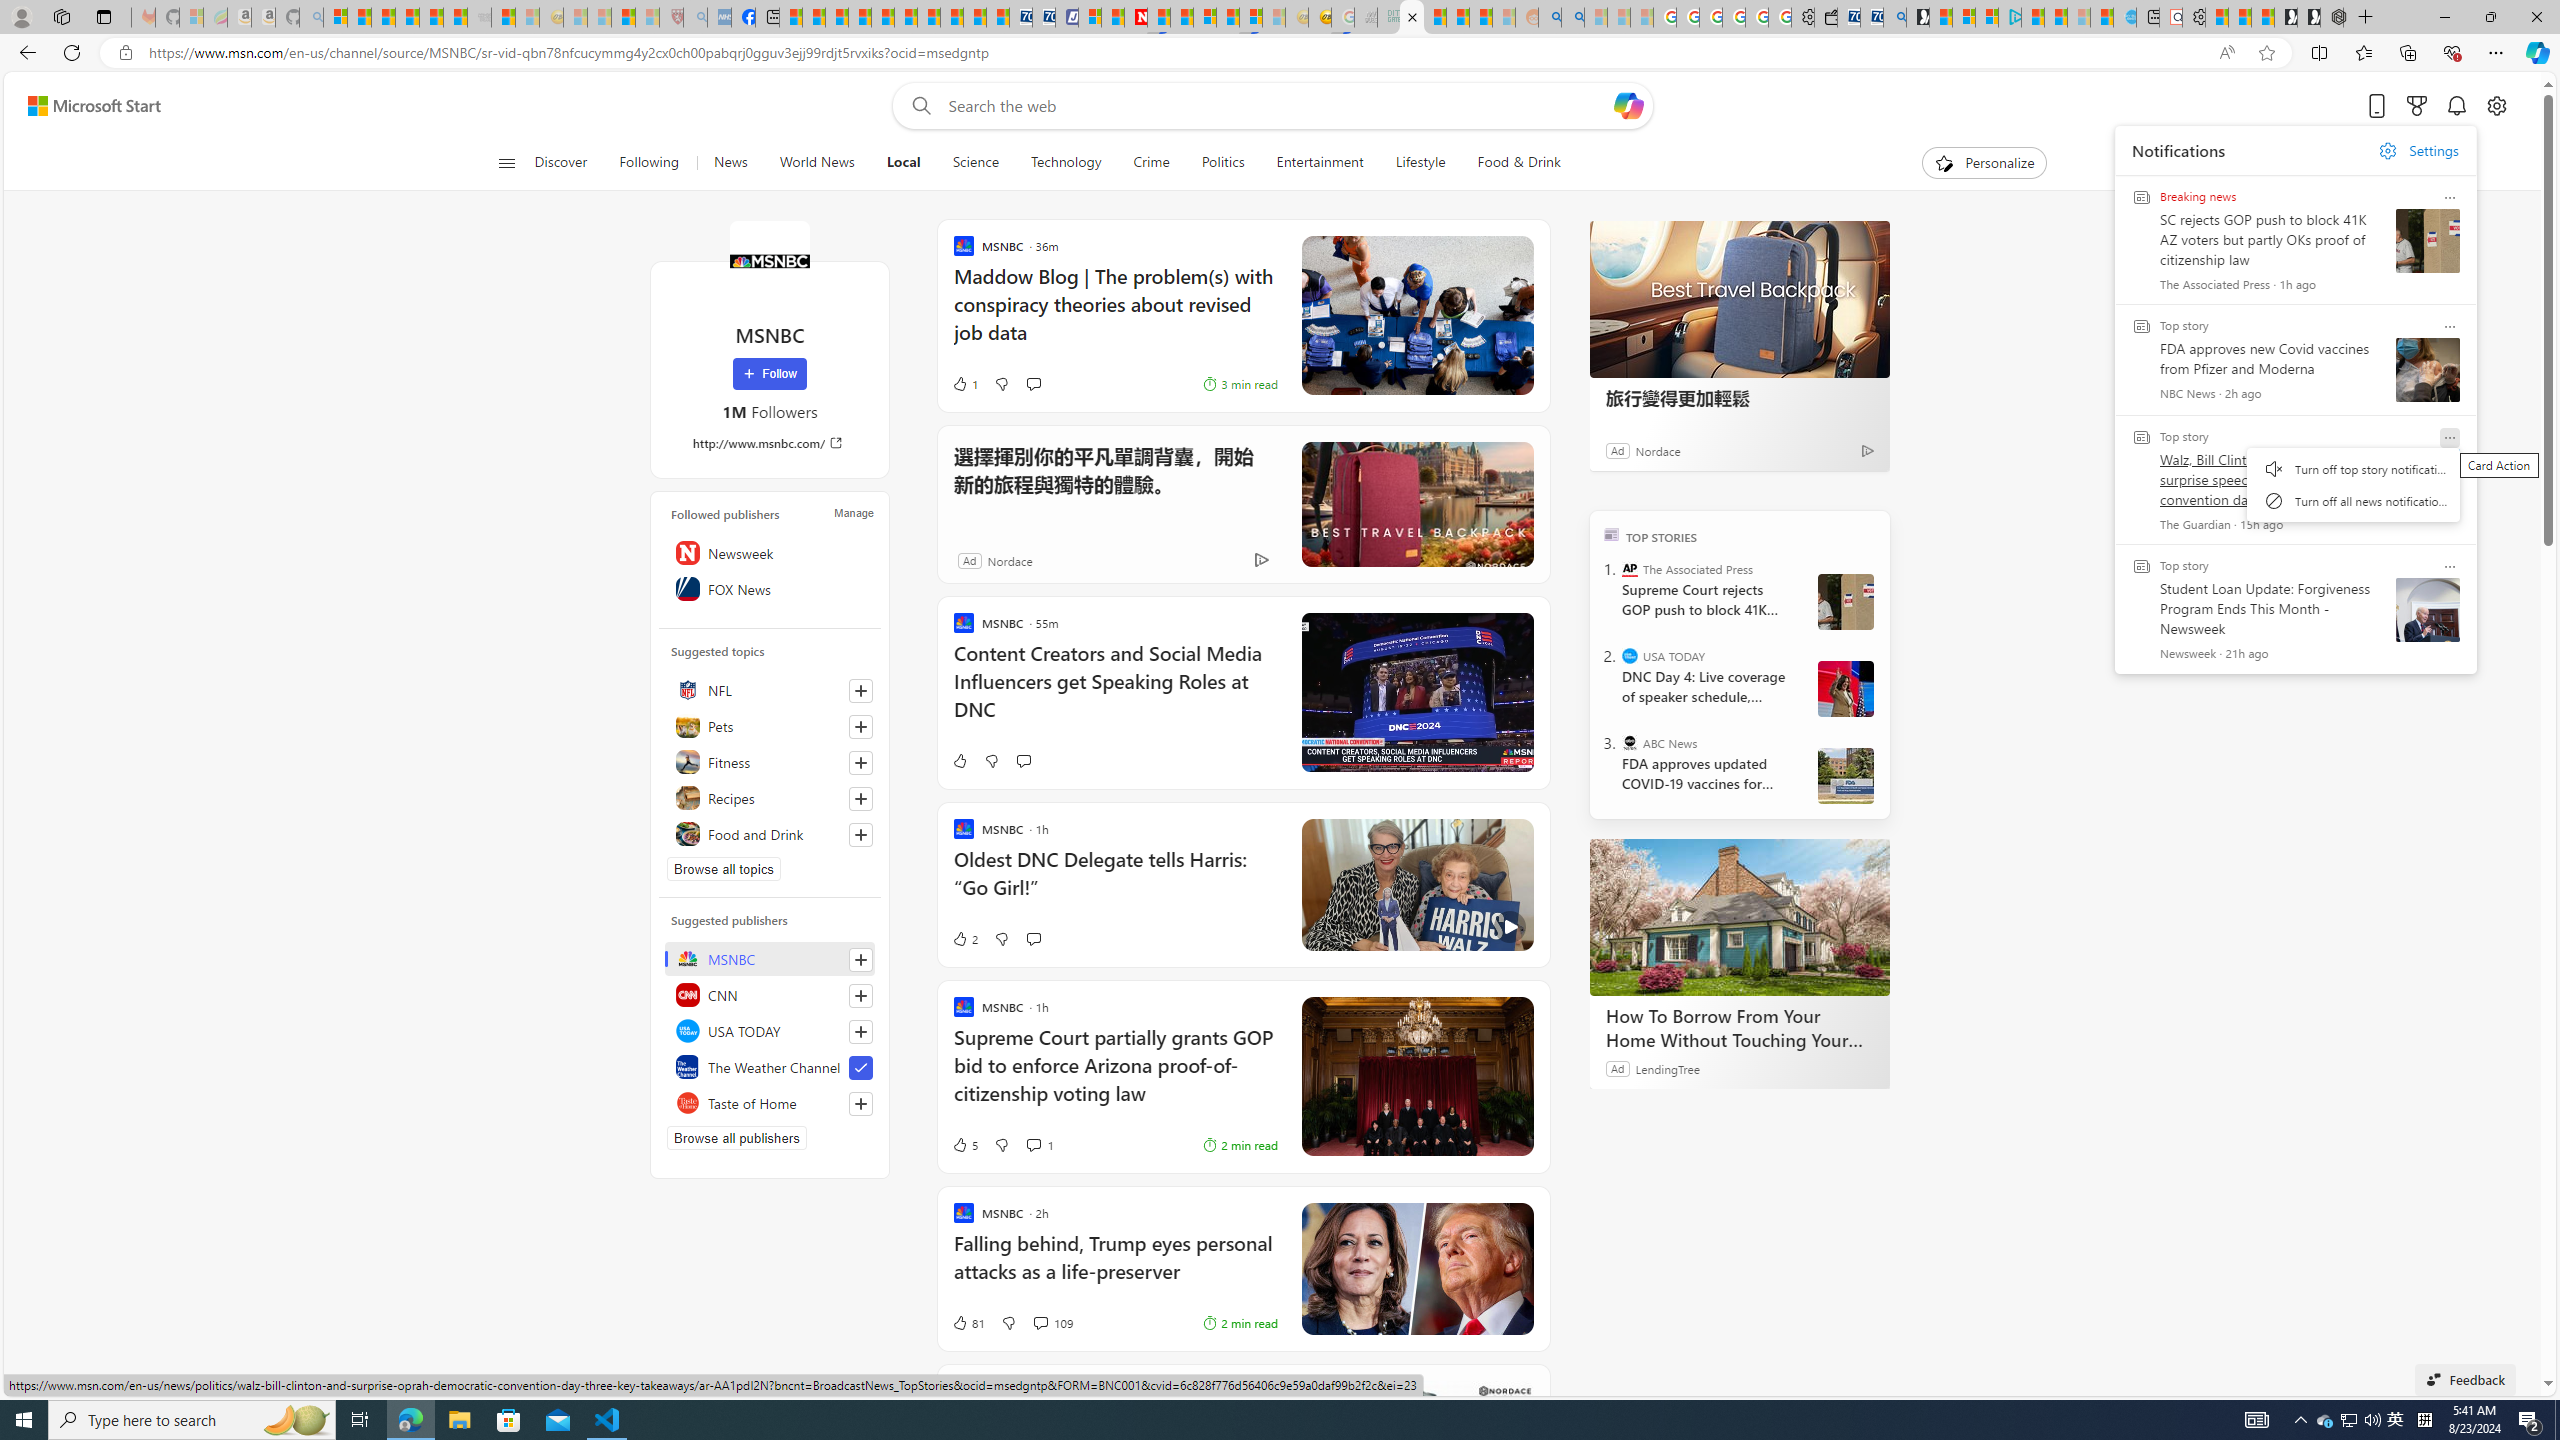  I want to click on '5 Like', so click(962, 1144).